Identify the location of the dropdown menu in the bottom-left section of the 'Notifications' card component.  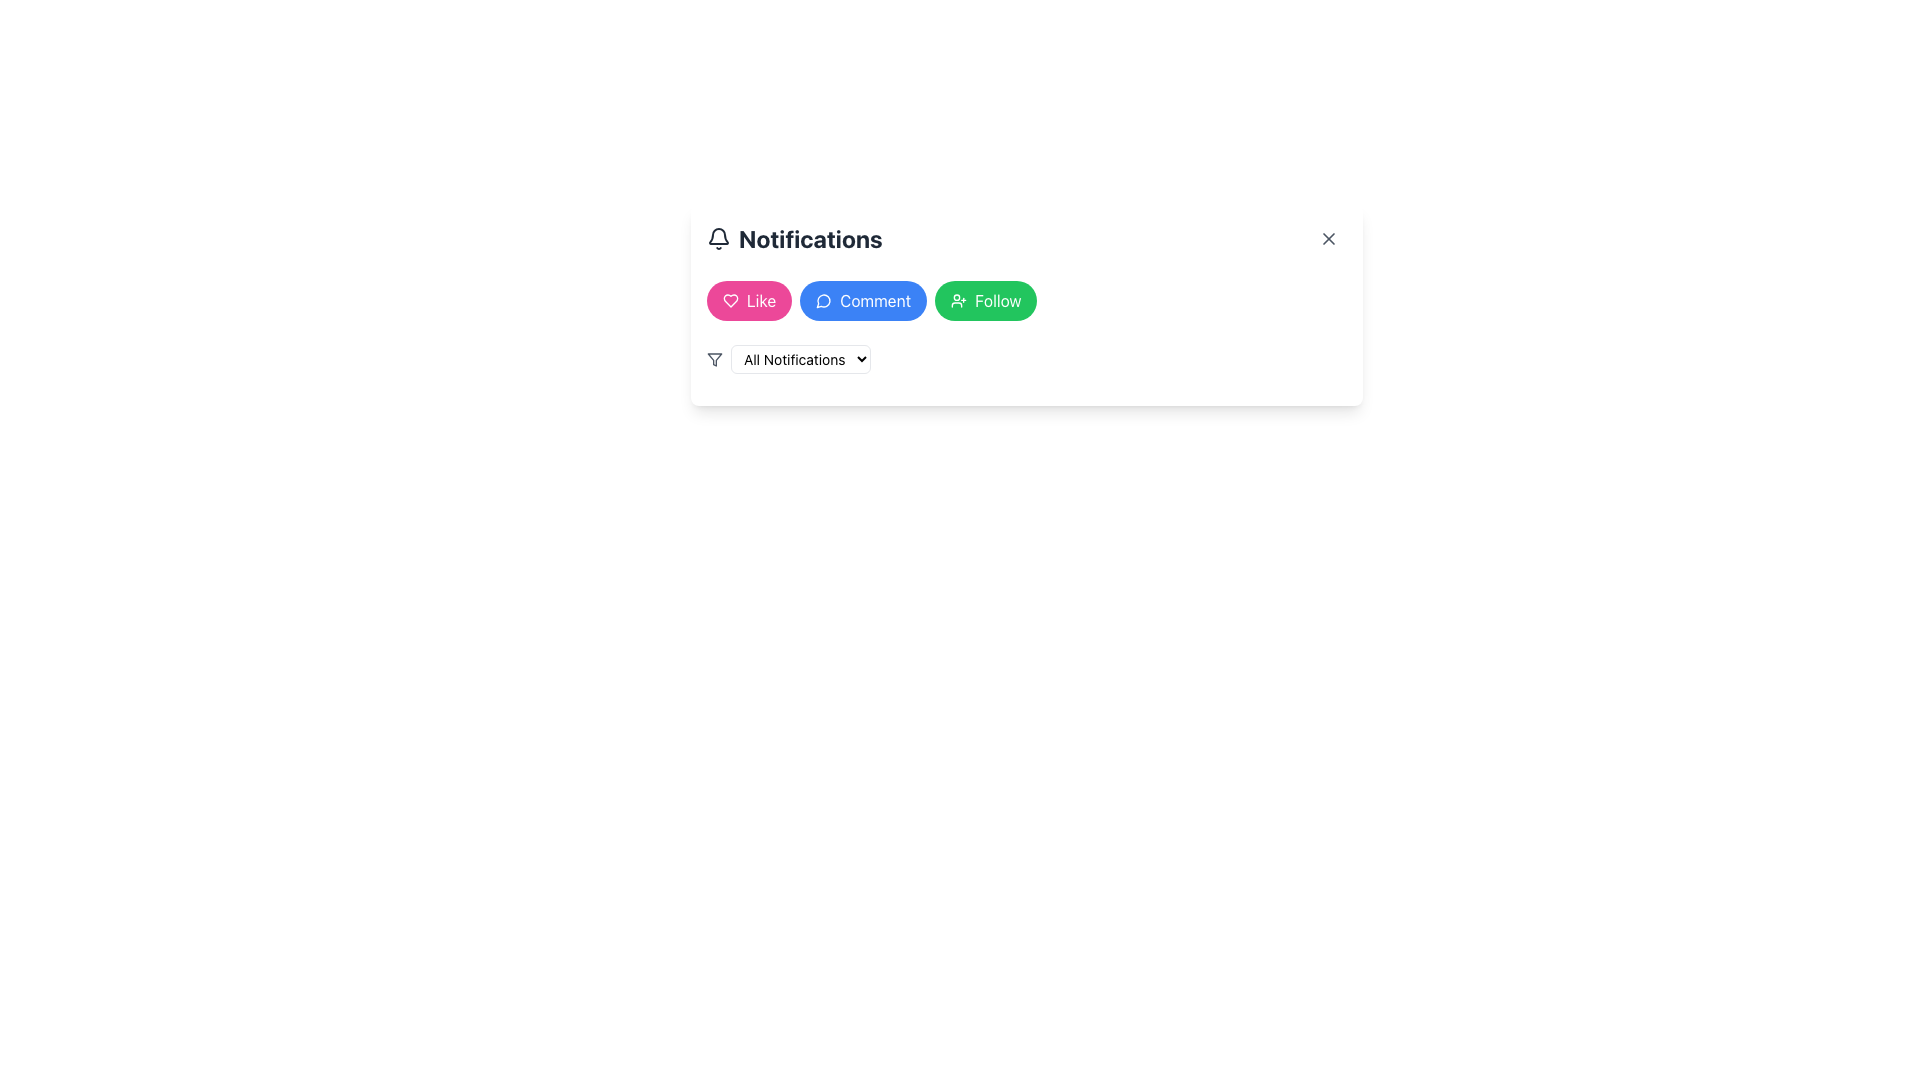
(801, 358).